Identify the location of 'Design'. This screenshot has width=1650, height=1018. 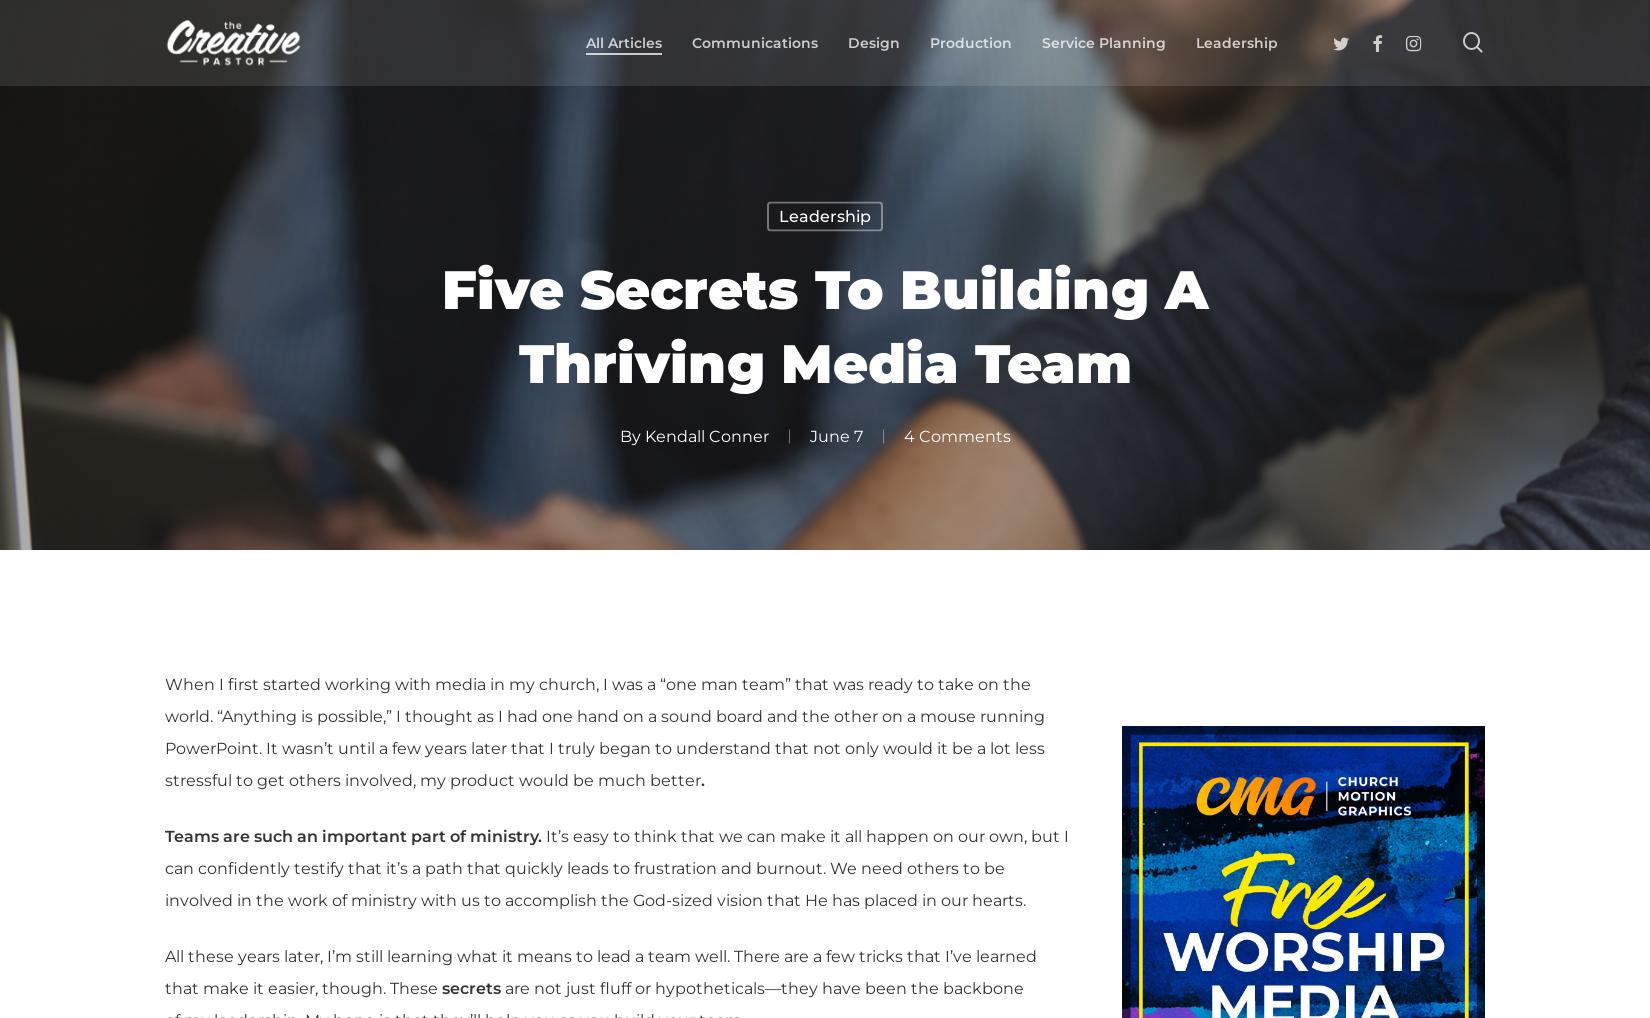
(874, 47).